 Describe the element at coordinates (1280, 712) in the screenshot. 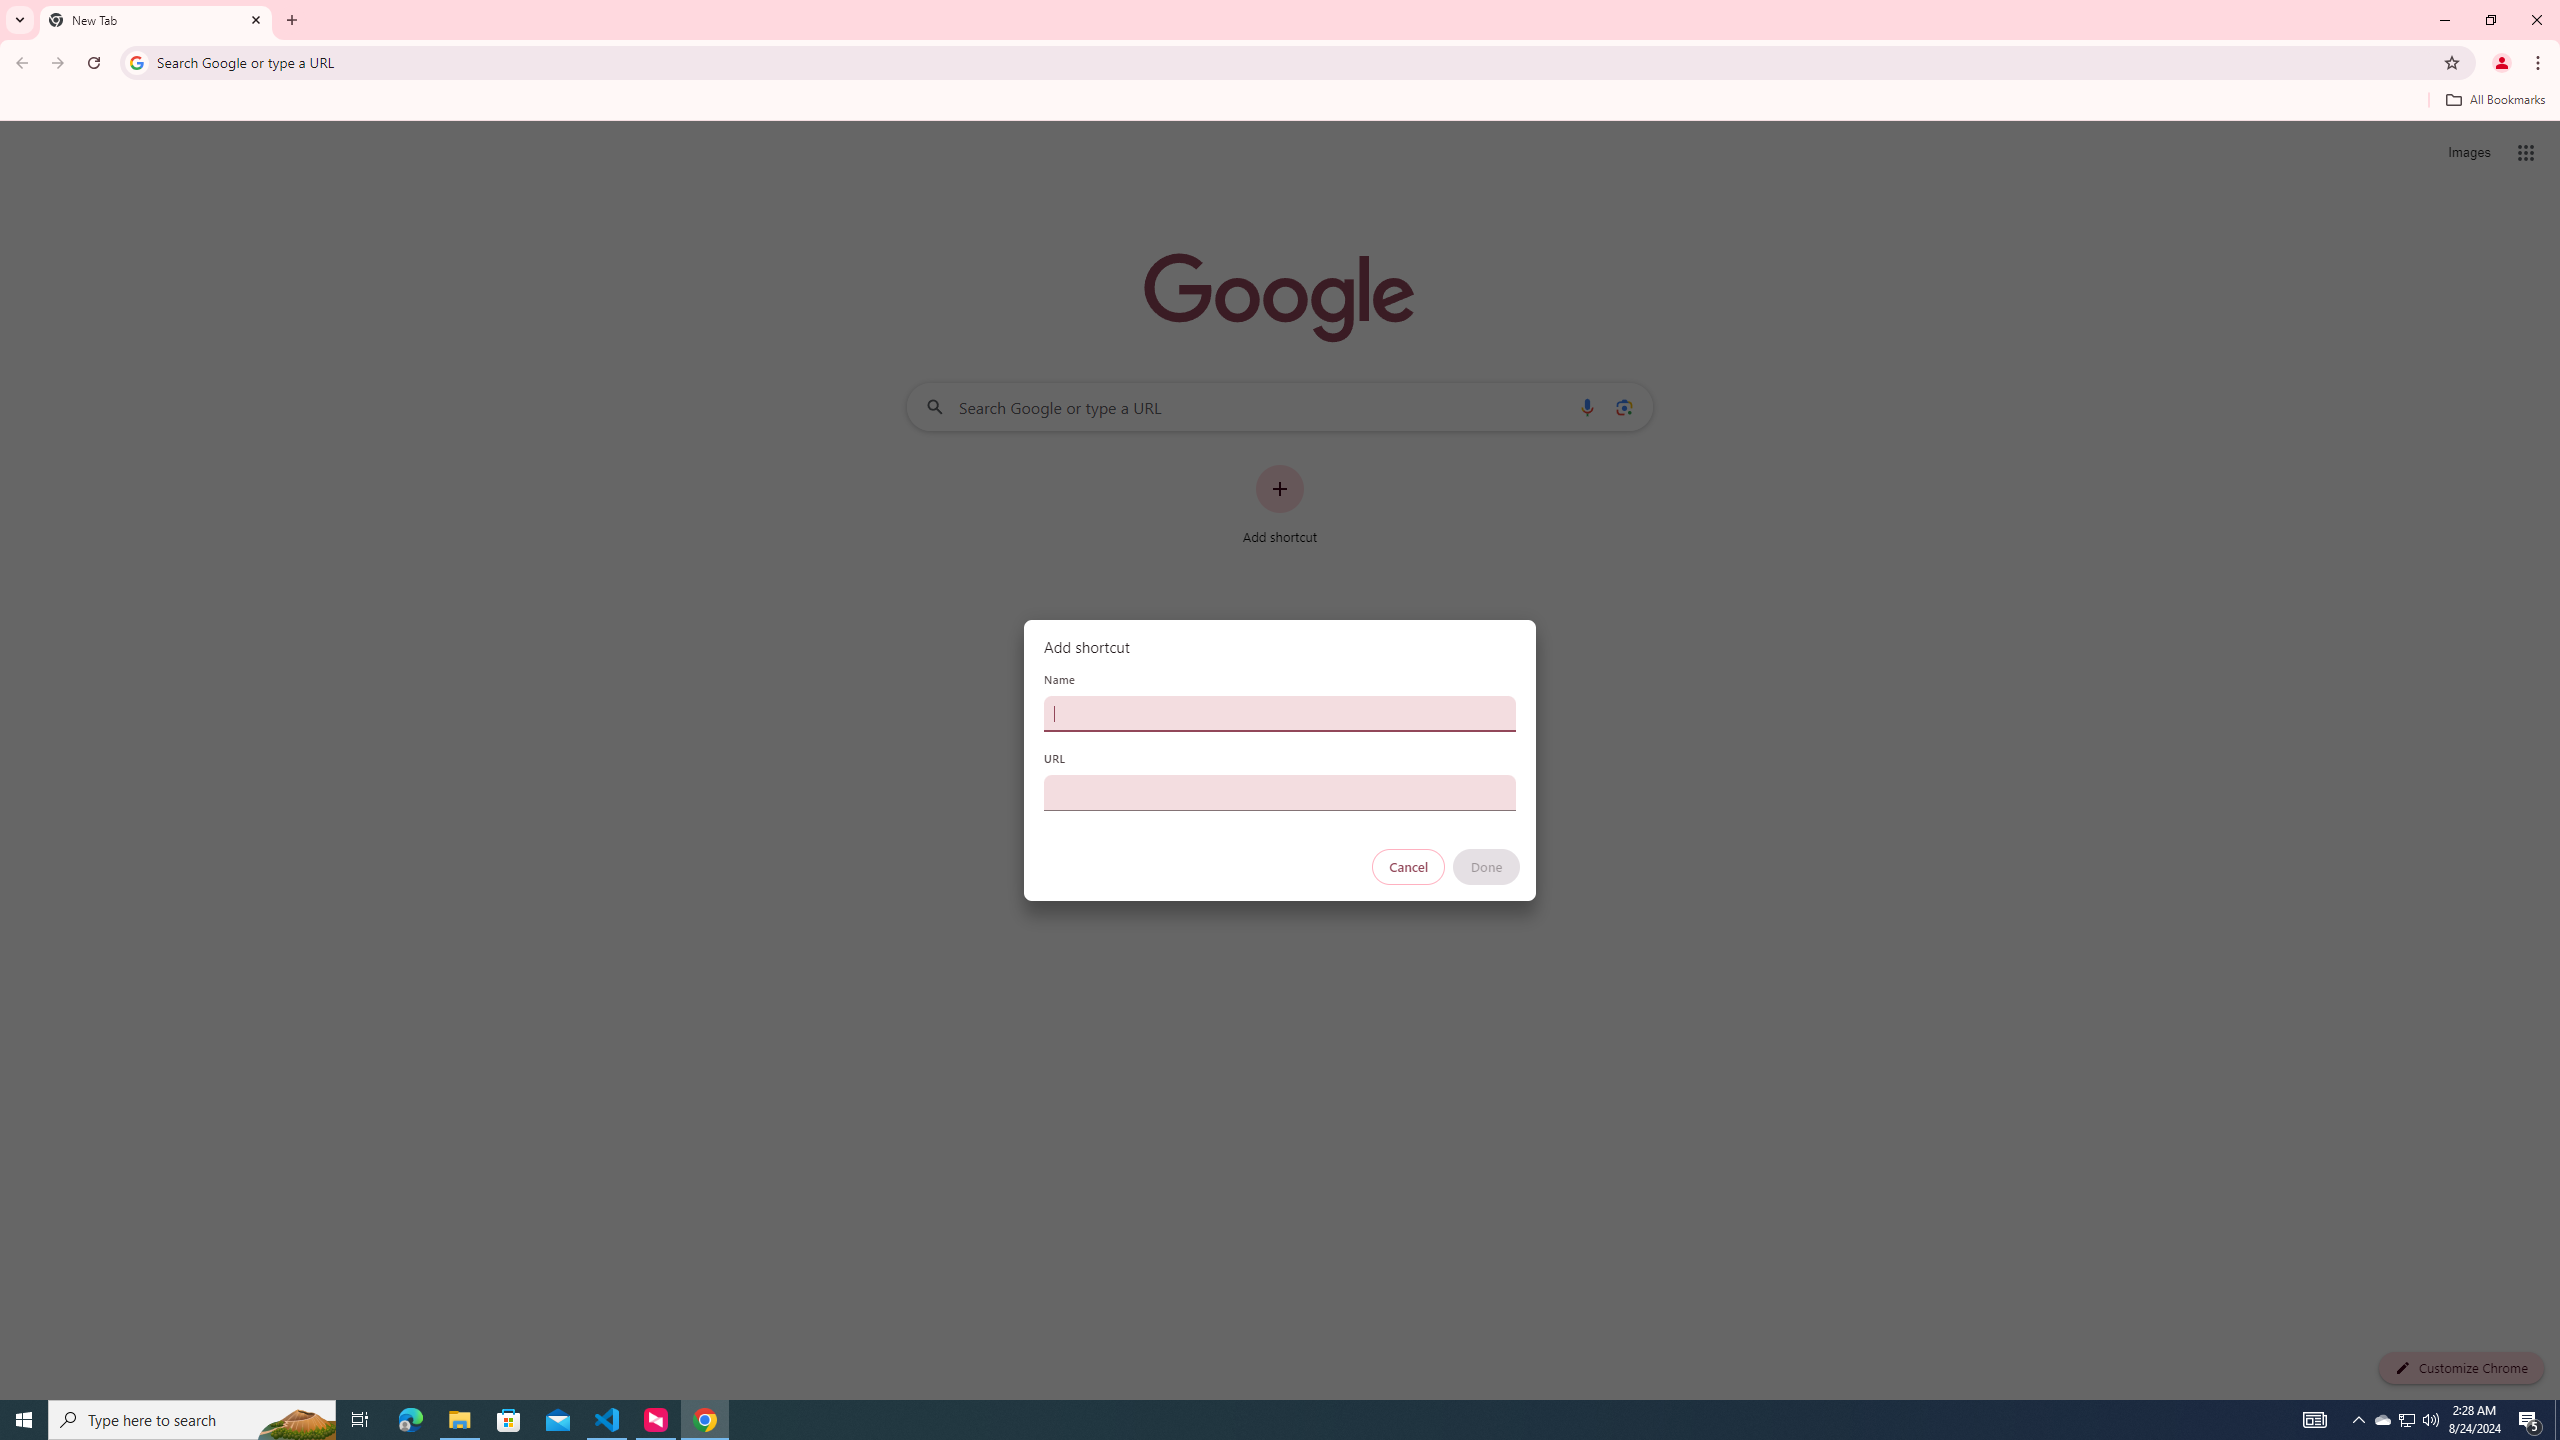

I see `'Name'` at that location.